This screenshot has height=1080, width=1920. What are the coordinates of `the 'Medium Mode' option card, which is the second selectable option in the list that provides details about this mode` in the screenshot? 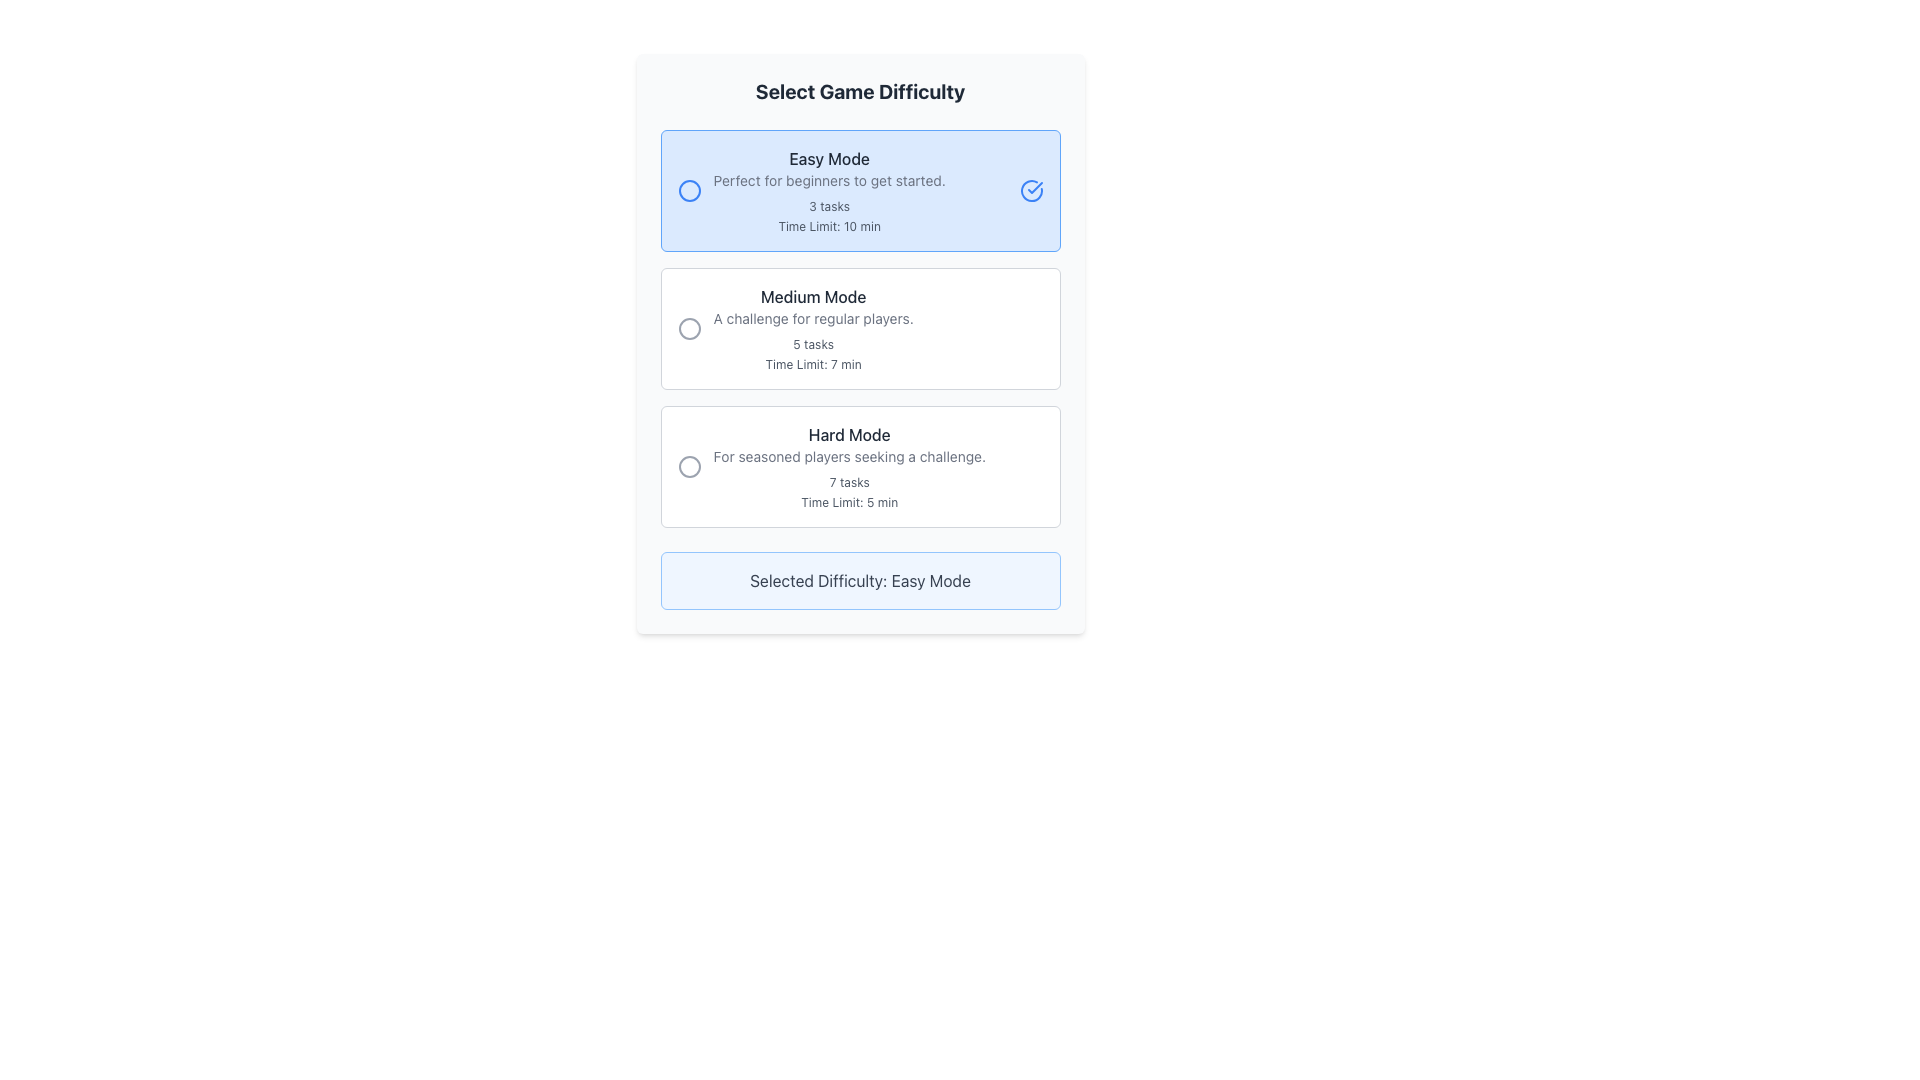 It's located at (860, 327).